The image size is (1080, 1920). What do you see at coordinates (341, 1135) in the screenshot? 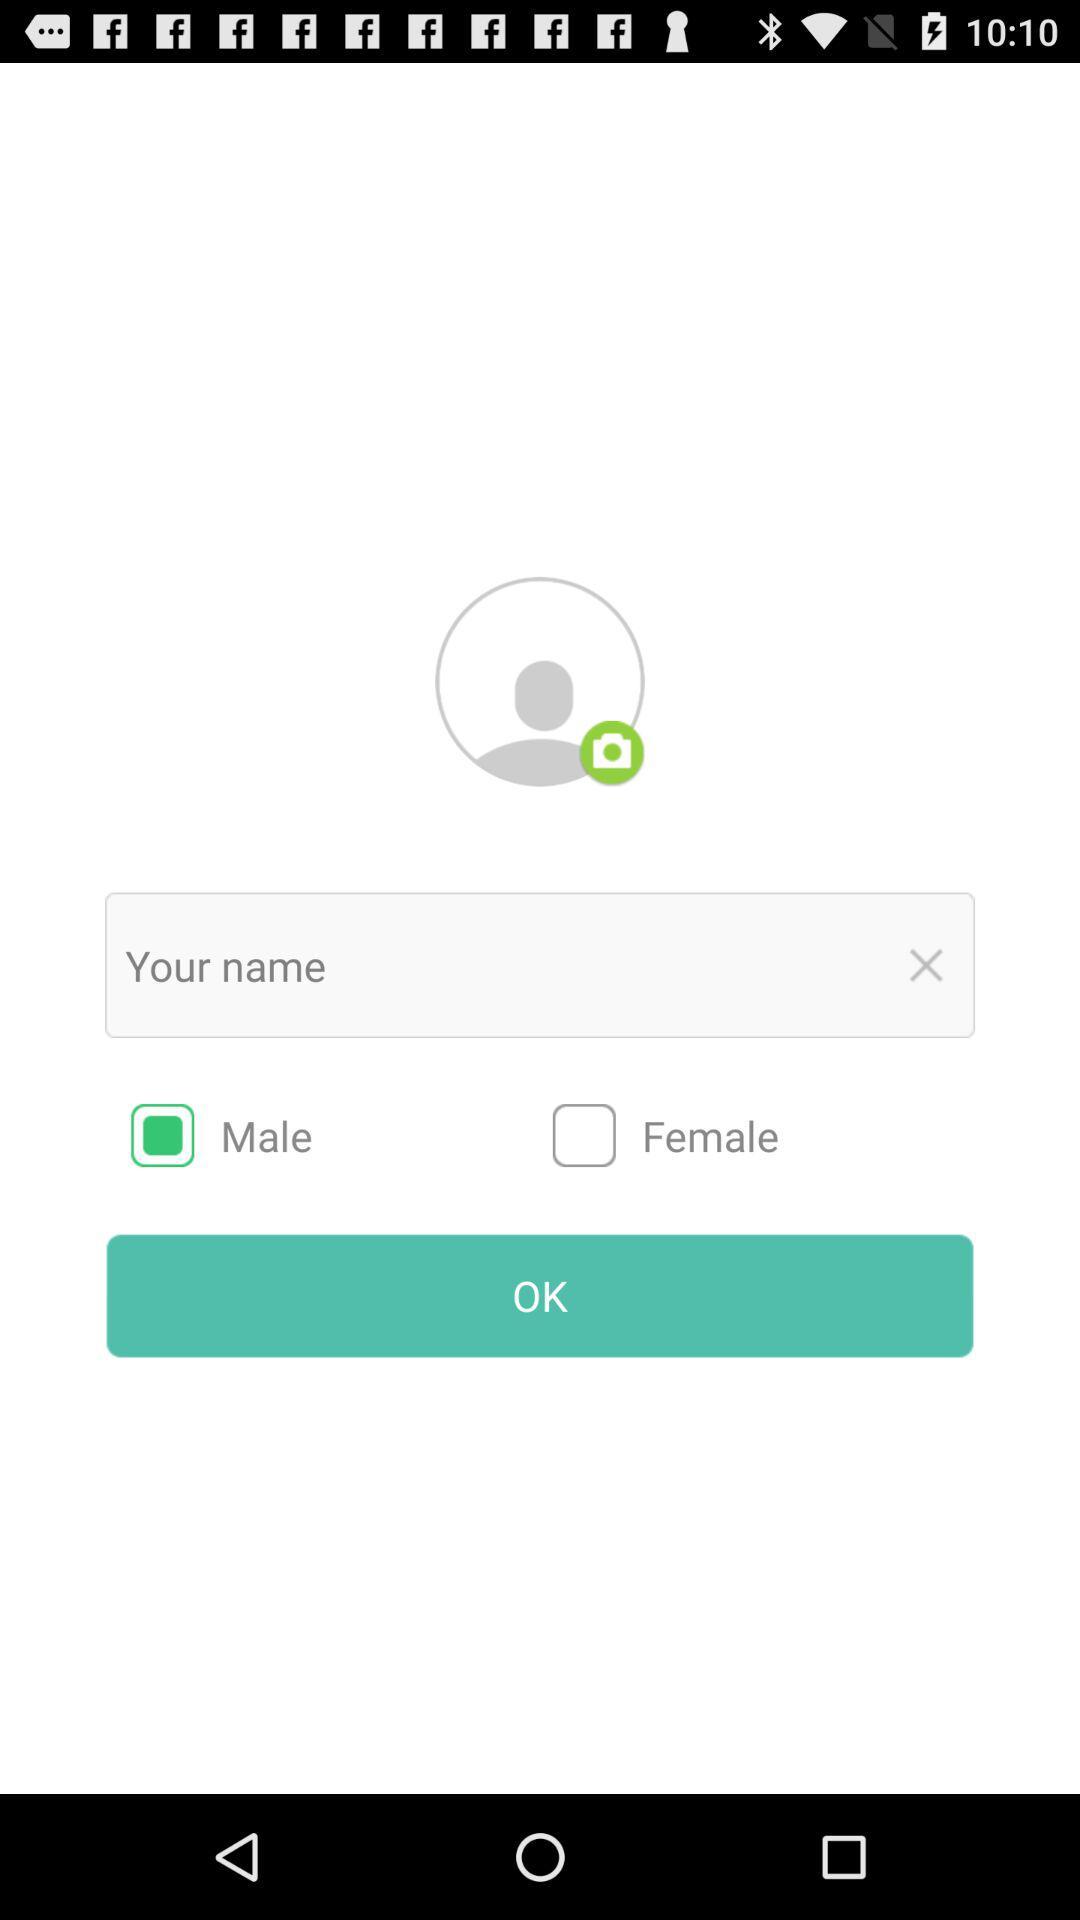
I see `the male icon` at bounding box center [341, 1135].